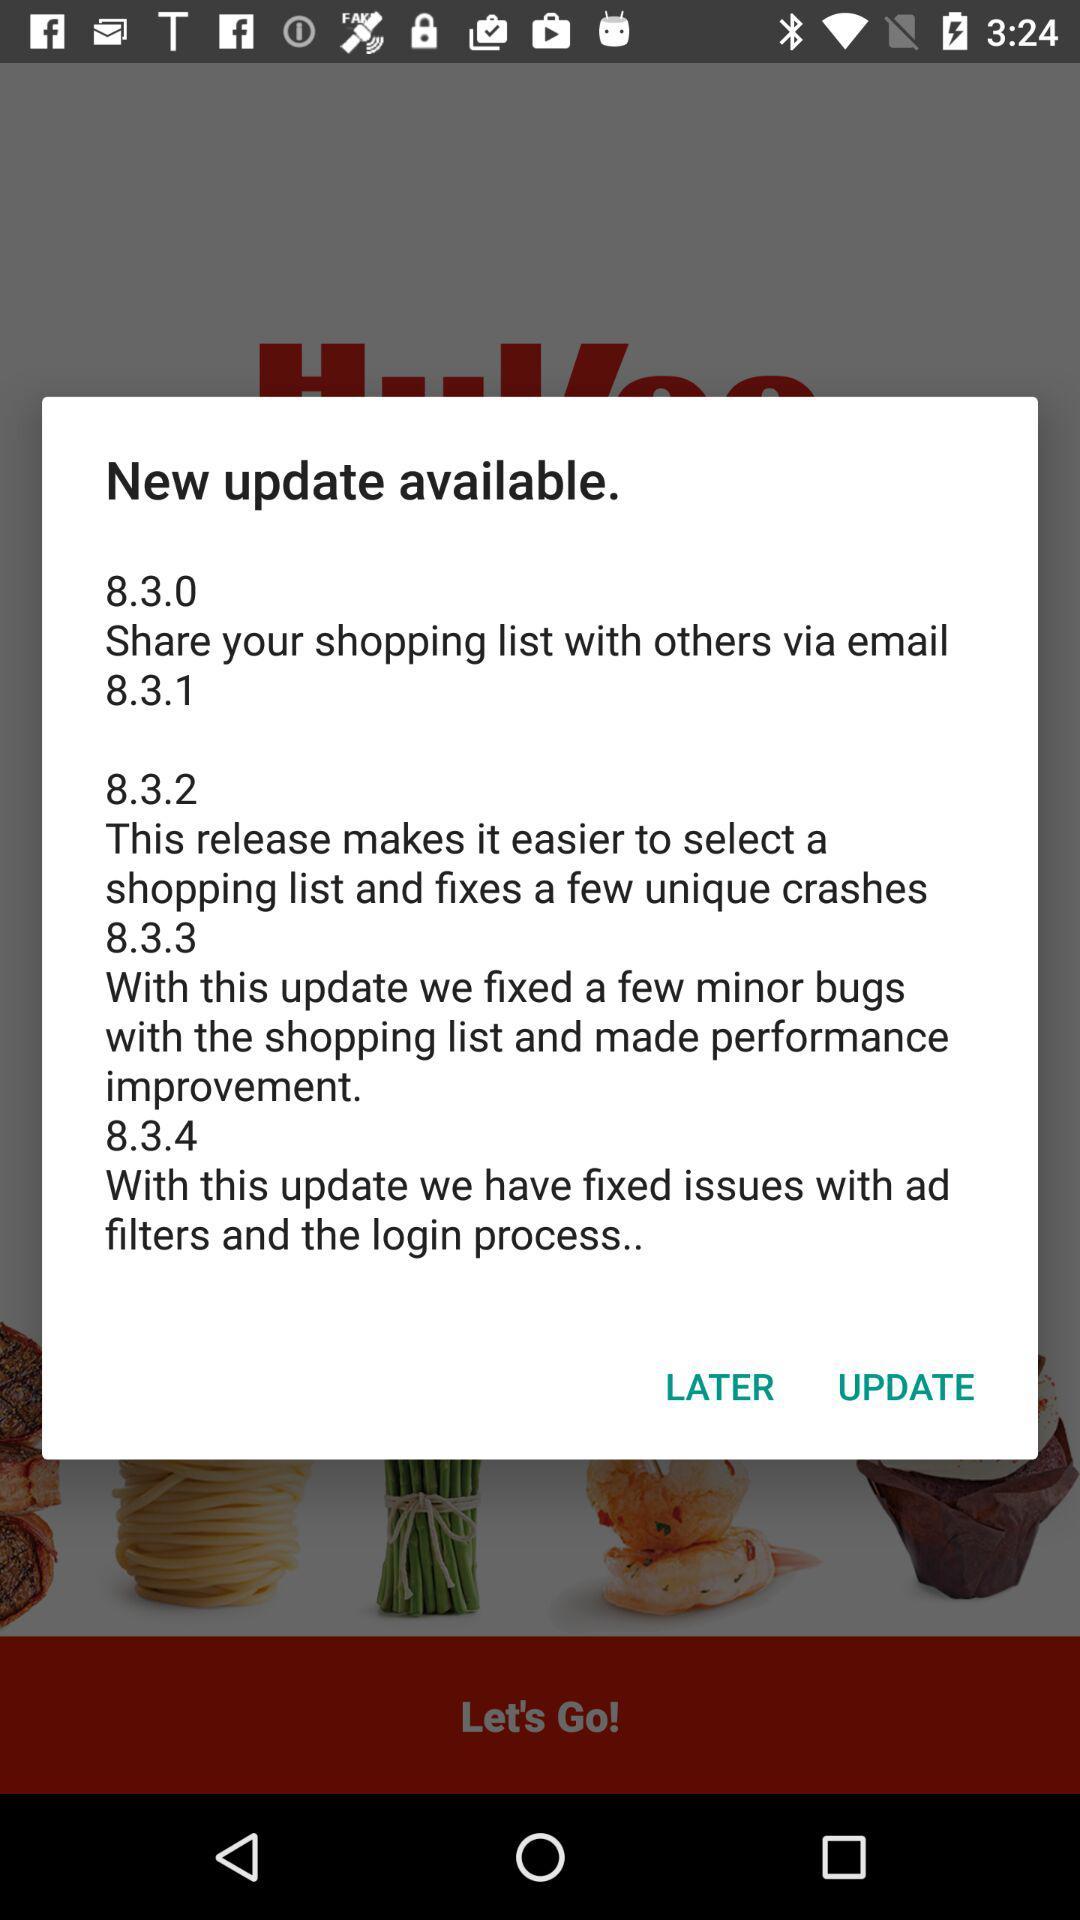  Describe the element at coordinates (720, 1385) in the screenshot. I see `icon below the 8 3 0 icon` at that location.